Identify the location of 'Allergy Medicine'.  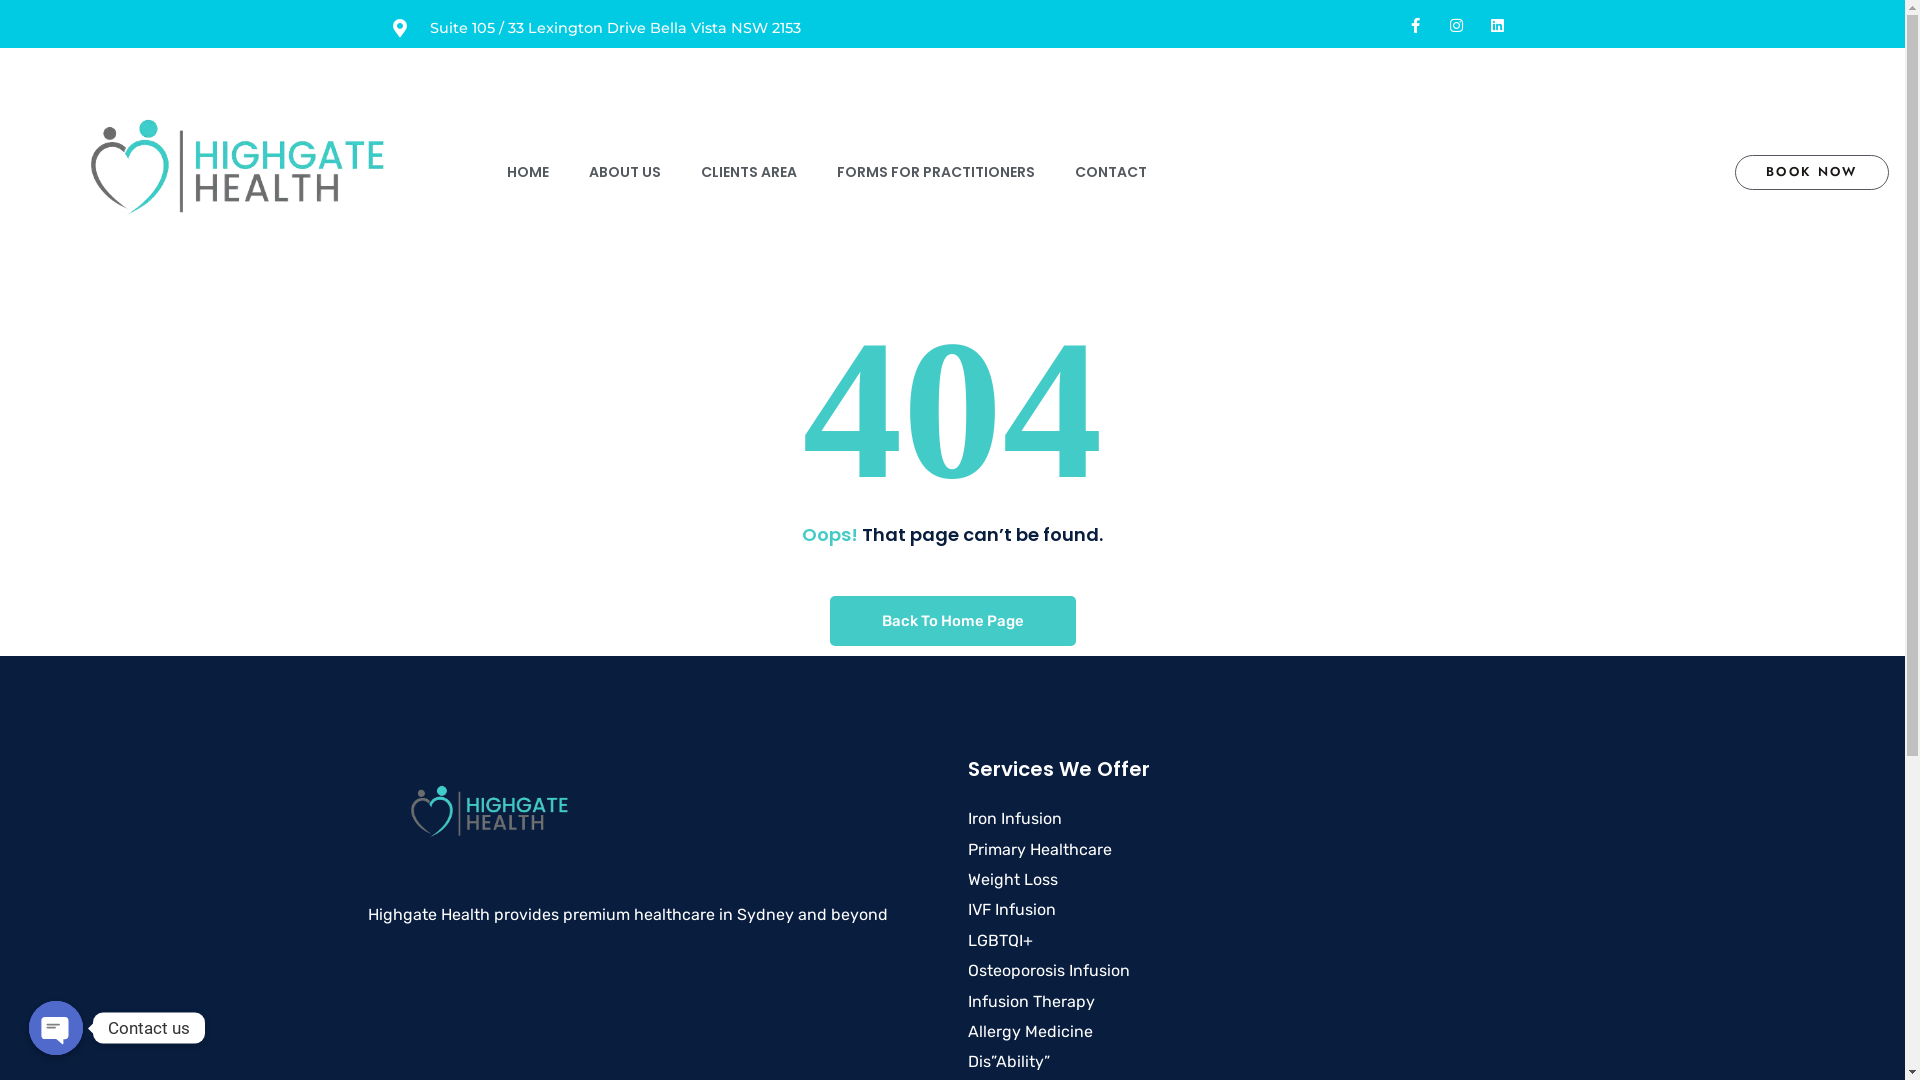
(1030, 1031).